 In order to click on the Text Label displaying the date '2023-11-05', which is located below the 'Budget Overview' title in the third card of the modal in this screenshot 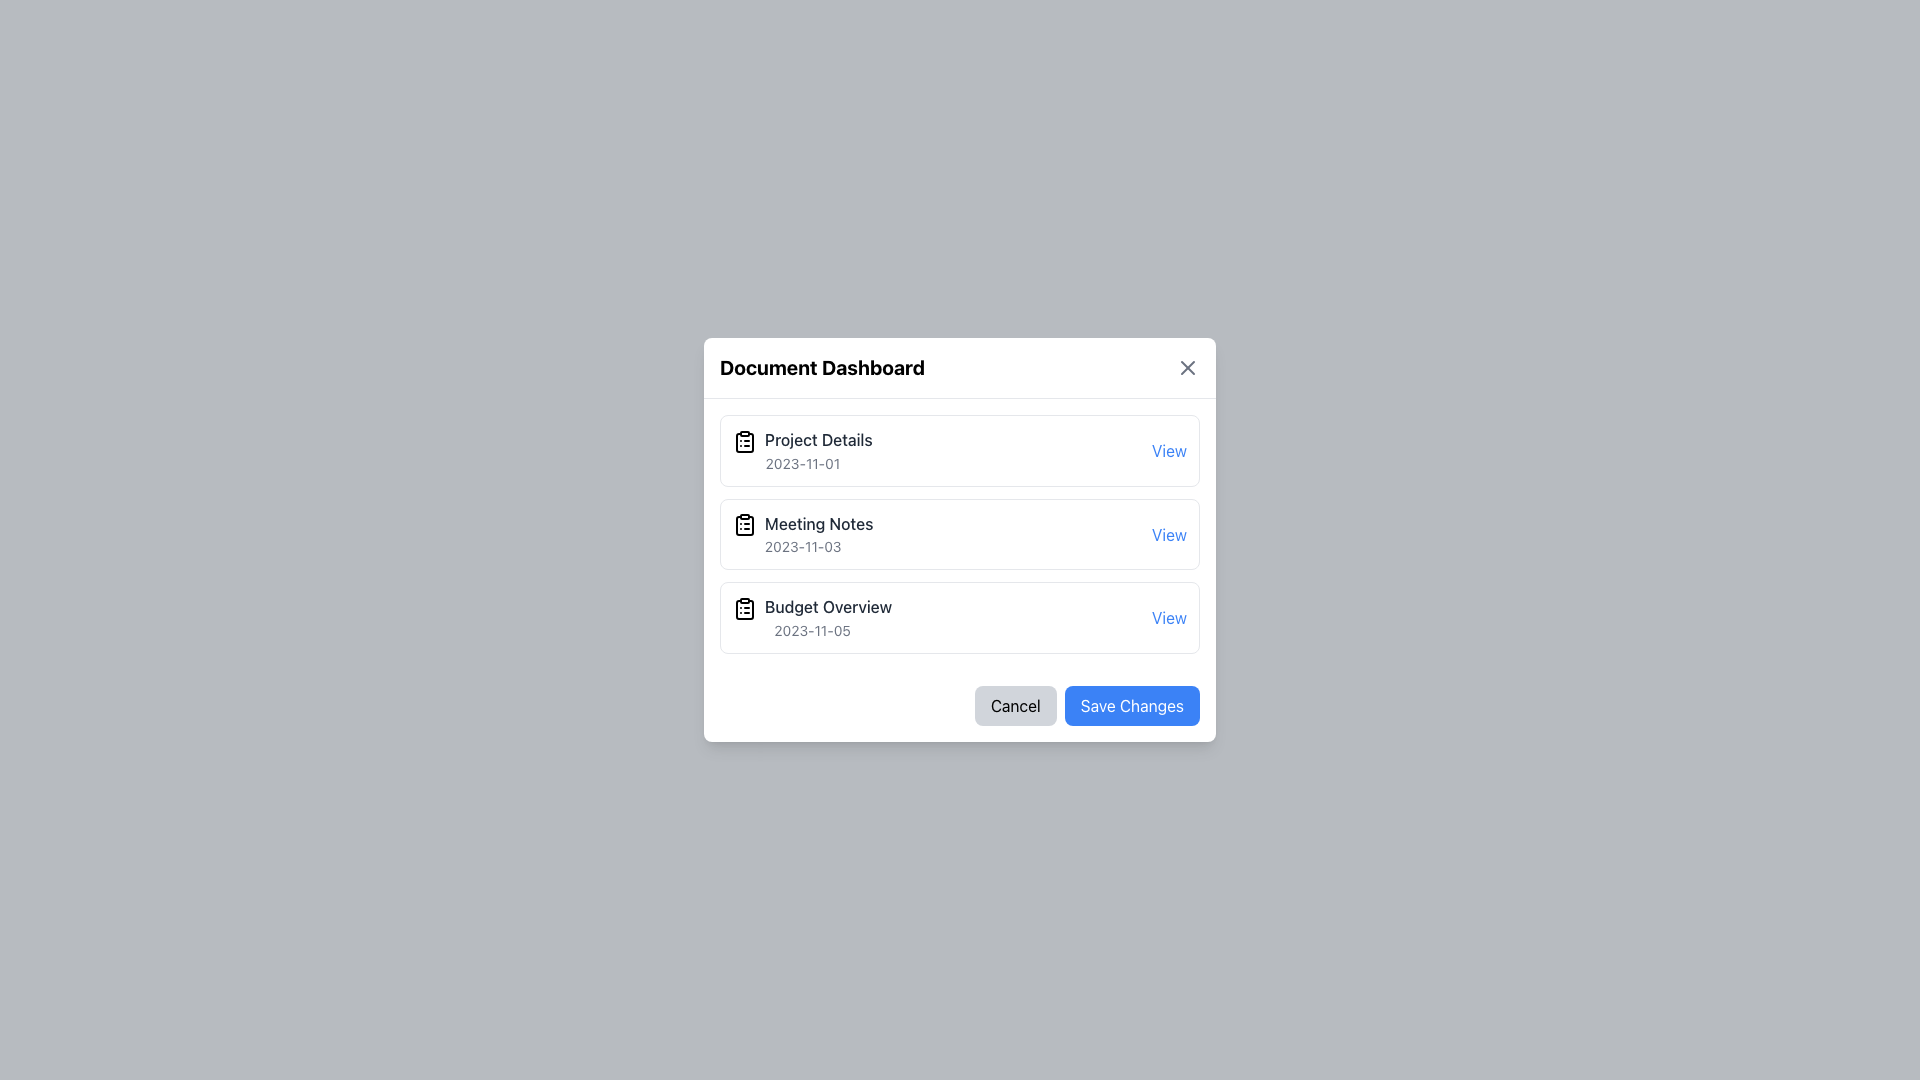, I will do `click(812, 631)`.